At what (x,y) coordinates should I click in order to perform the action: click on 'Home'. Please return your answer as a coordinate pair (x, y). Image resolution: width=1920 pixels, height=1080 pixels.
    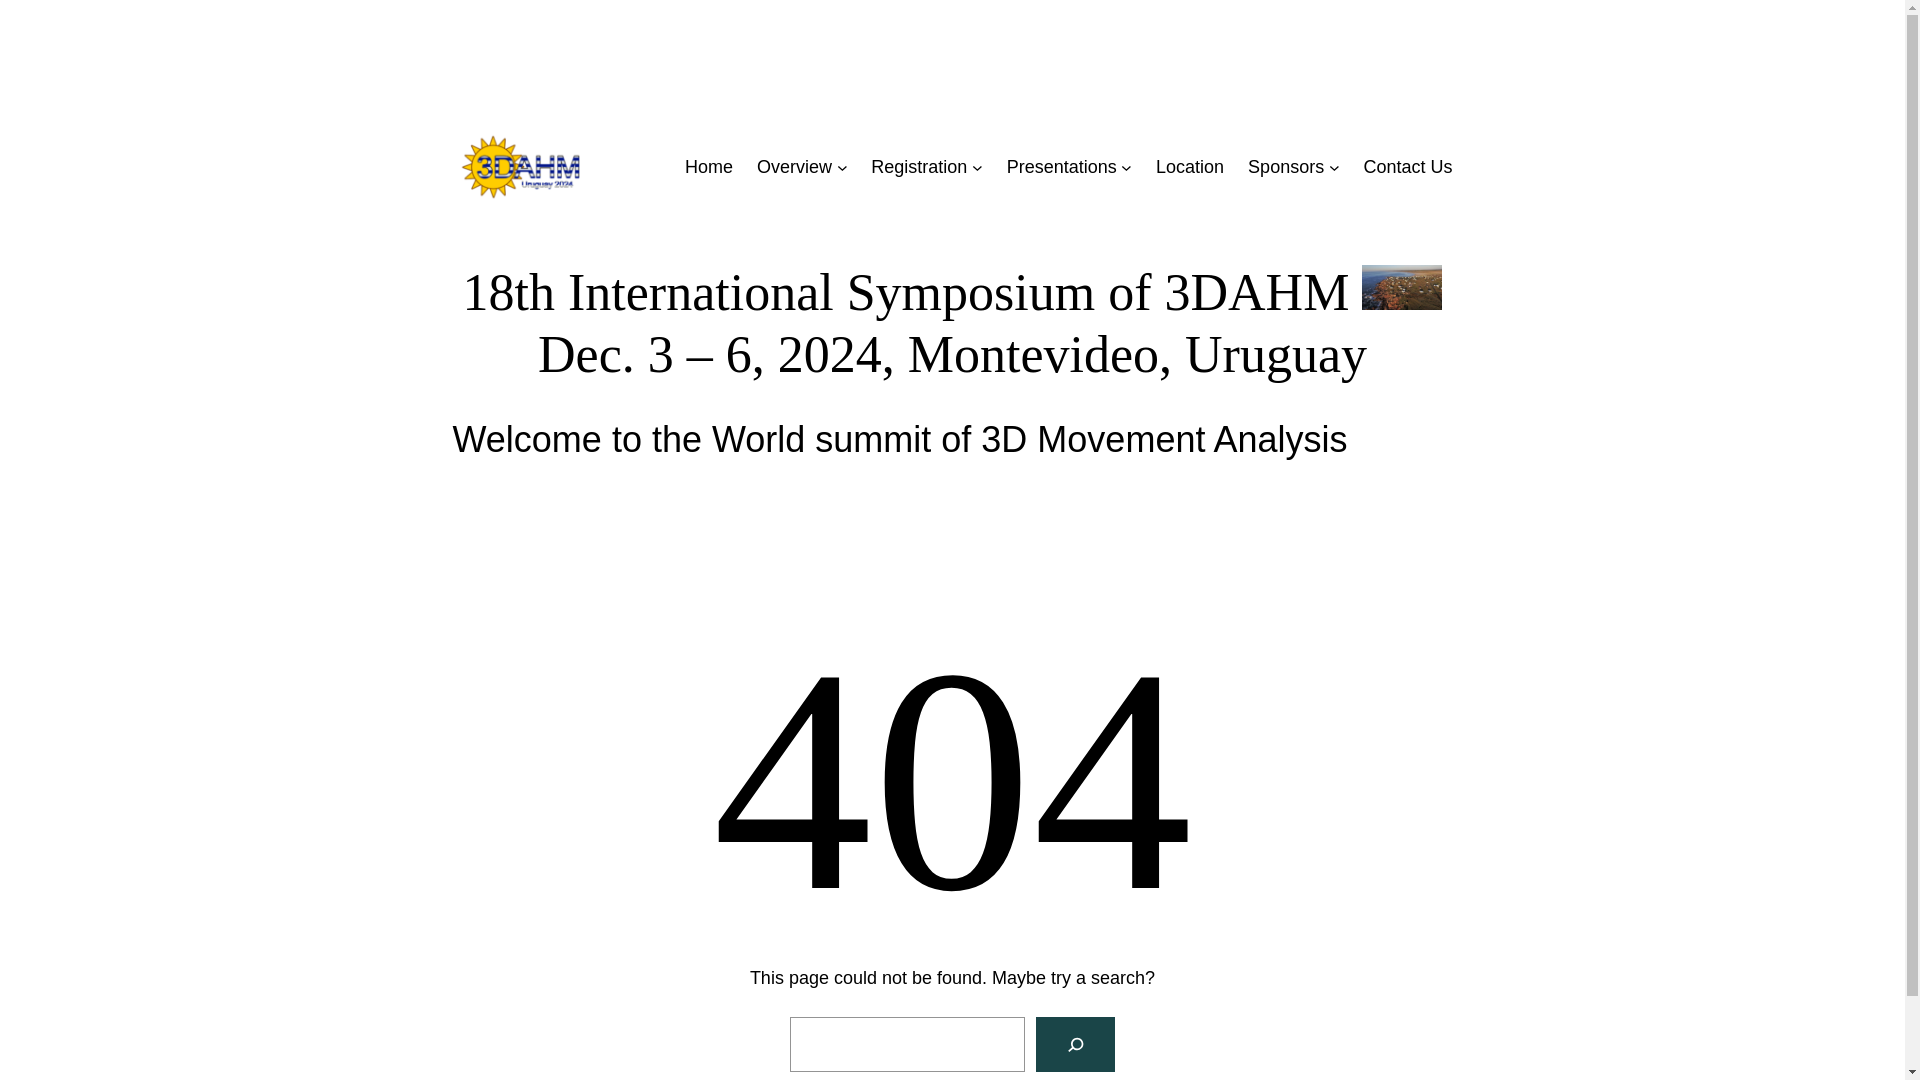
    Looking at the image, I should click on (709, 166).